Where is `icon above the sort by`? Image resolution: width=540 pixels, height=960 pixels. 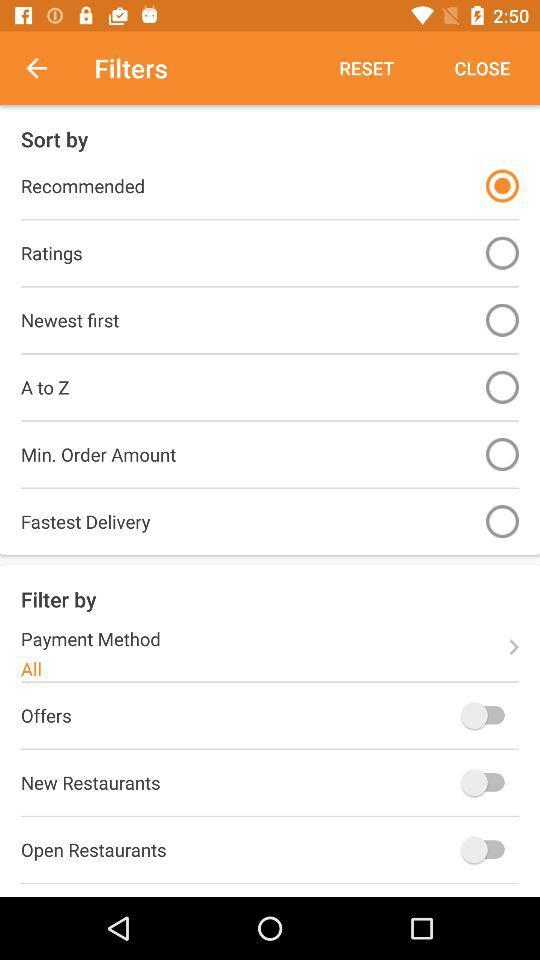
icon above the sort by is located at coordinates (365, 68).